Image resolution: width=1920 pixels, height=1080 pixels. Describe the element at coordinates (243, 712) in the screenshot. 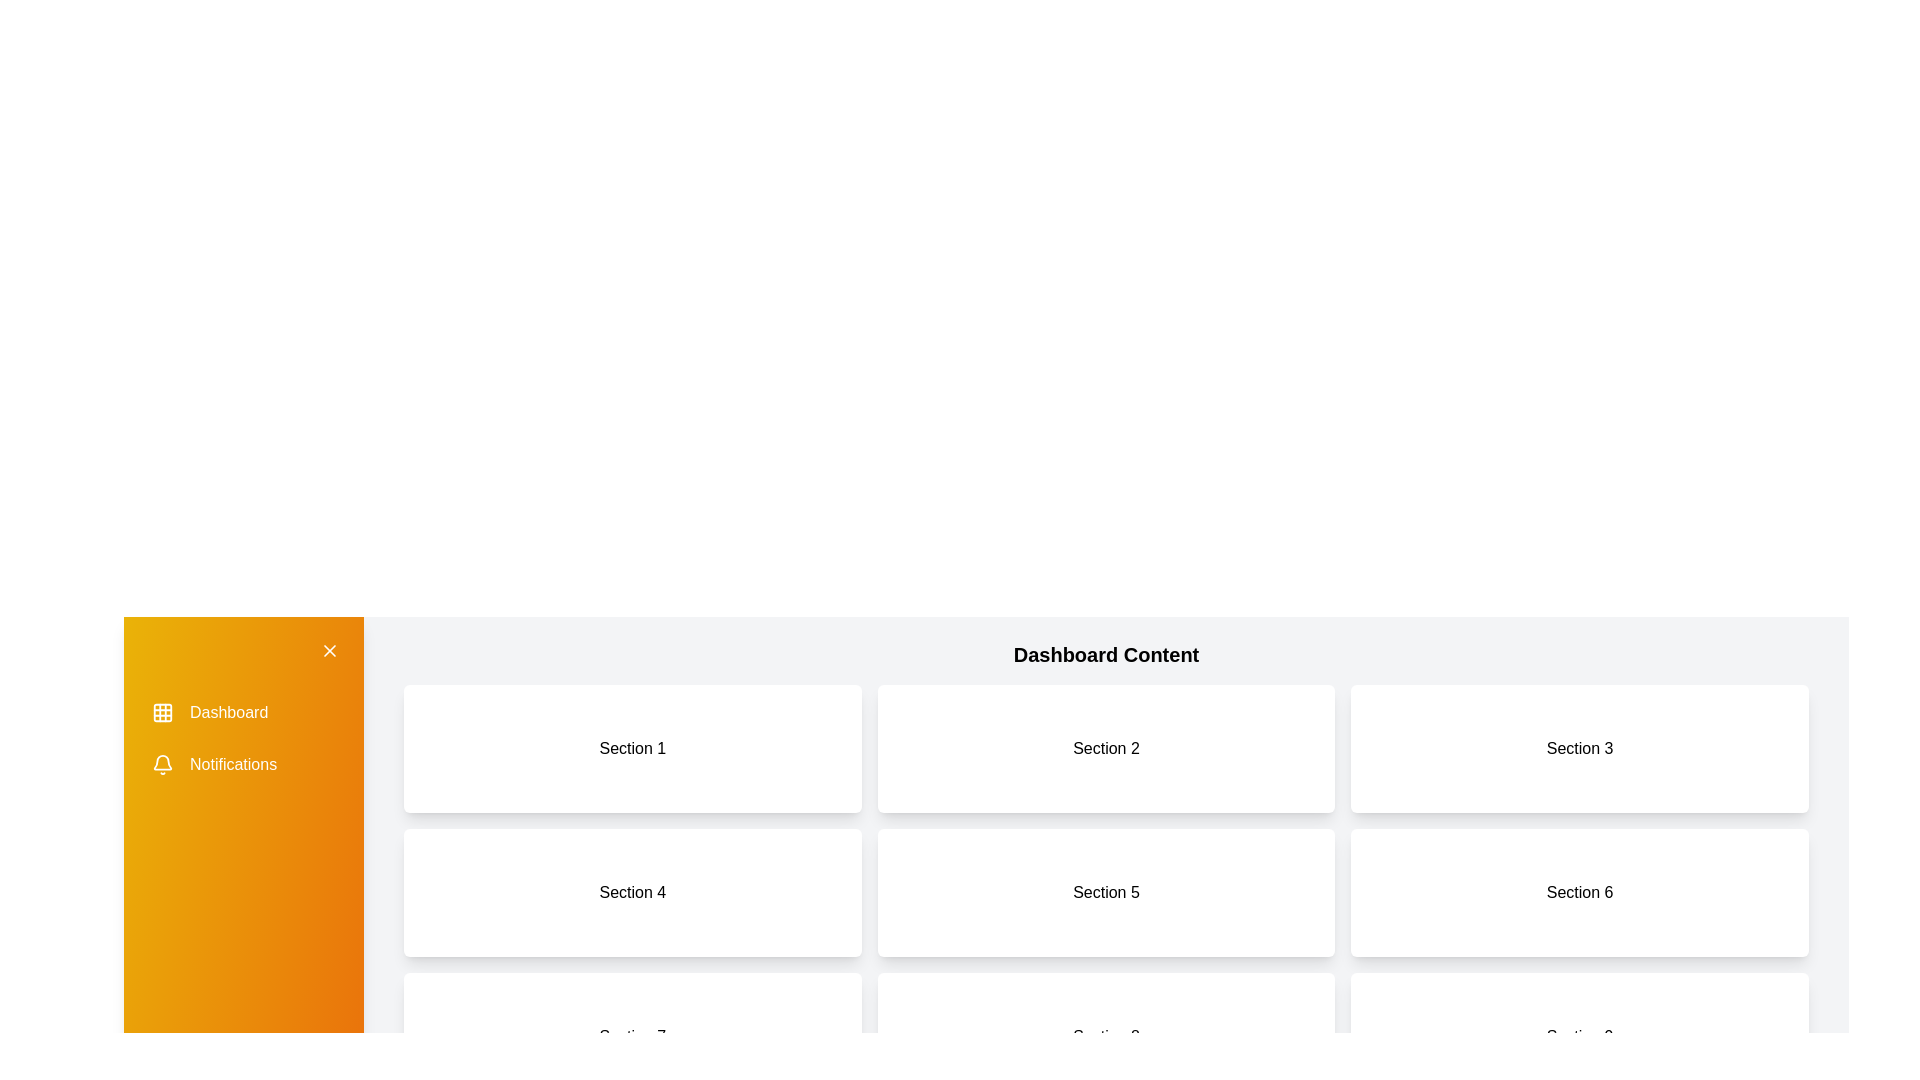

I see `the menu item Dashboard` at that location.